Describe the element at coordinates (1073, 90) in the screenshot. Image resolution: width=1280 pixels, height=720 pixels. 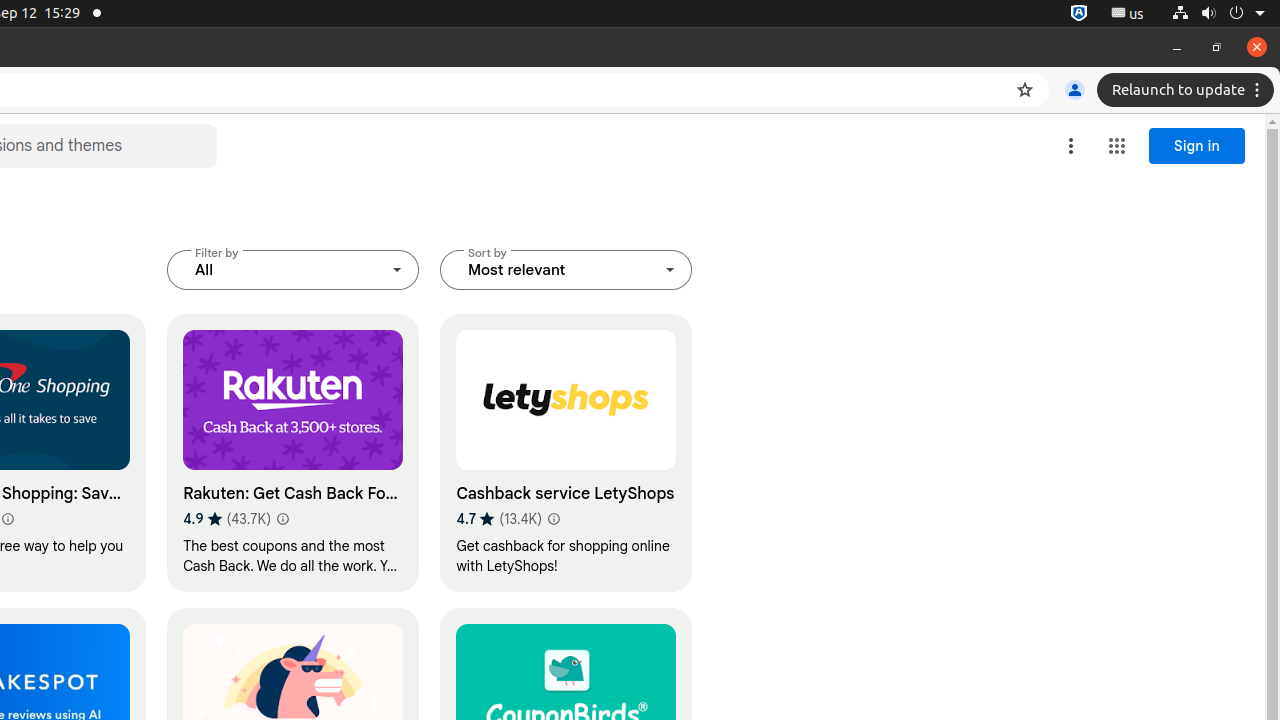
I see `'You'` at that location.